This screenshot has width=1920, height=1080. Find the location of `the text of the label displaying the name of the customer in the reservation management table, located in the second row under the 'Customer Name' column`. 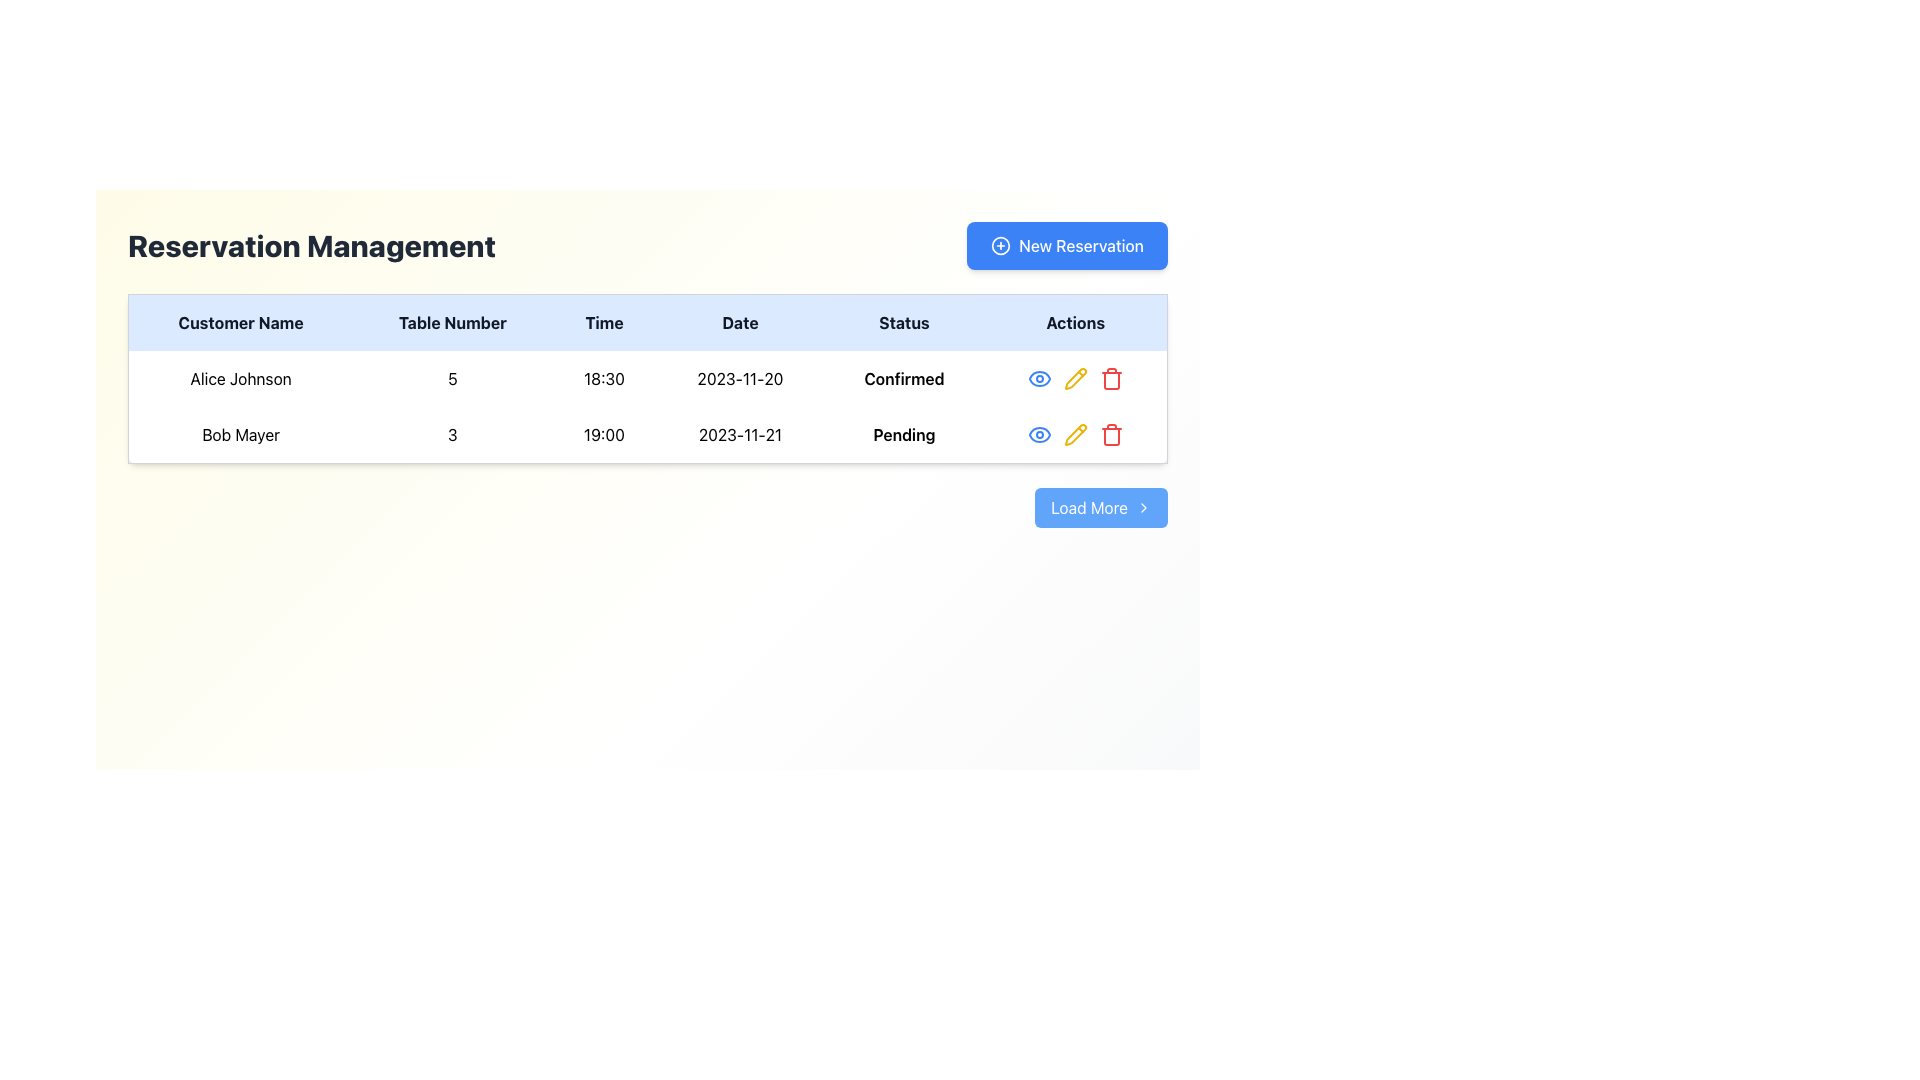

the text of the label displaying the name of the customer in the reservation management table, located in the second row under the 'Customer Name' column is located at coordinates (240, 434).